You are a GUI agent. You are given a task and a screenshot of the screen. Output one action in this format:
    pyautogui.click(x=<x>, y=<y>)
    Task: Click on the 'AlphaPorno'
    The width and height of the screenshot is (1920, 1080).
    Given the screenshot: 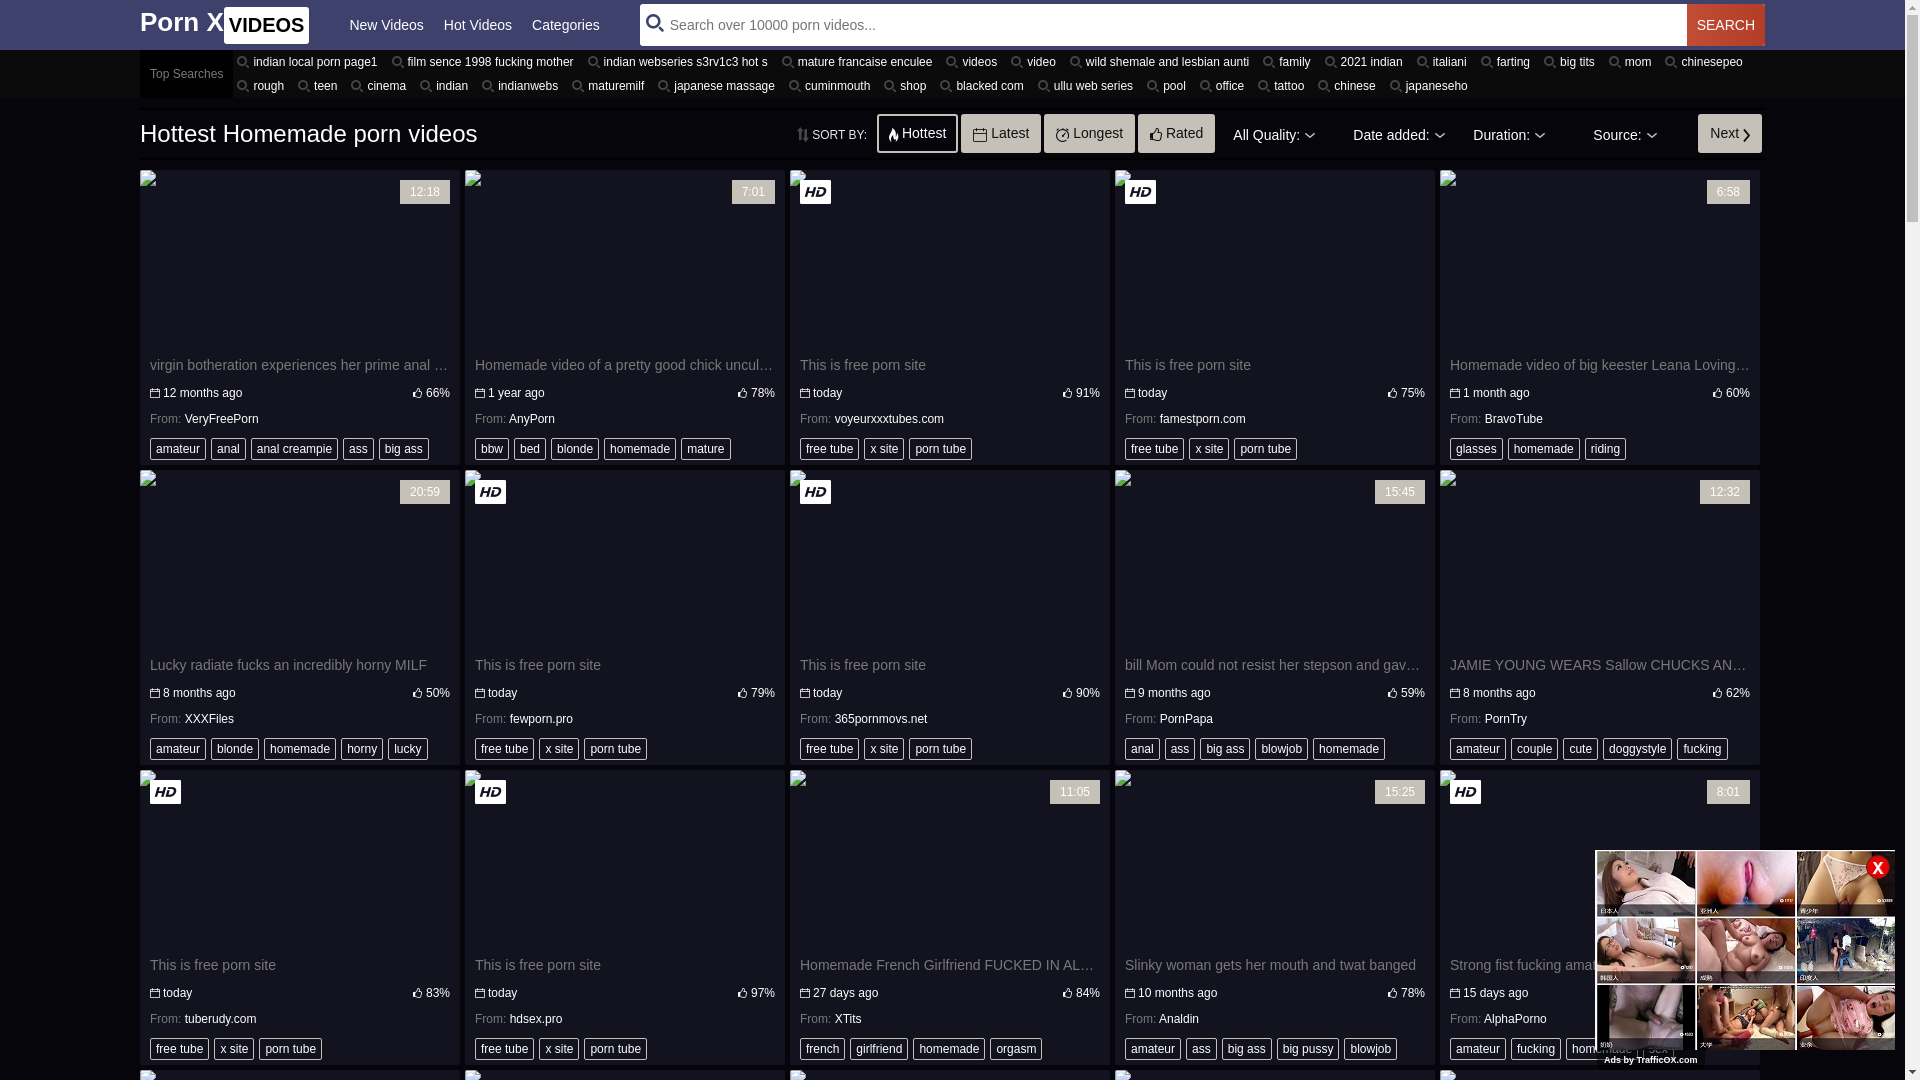 What is the action you would take?
    pyautogui.click(x=1515, y=1018)
    